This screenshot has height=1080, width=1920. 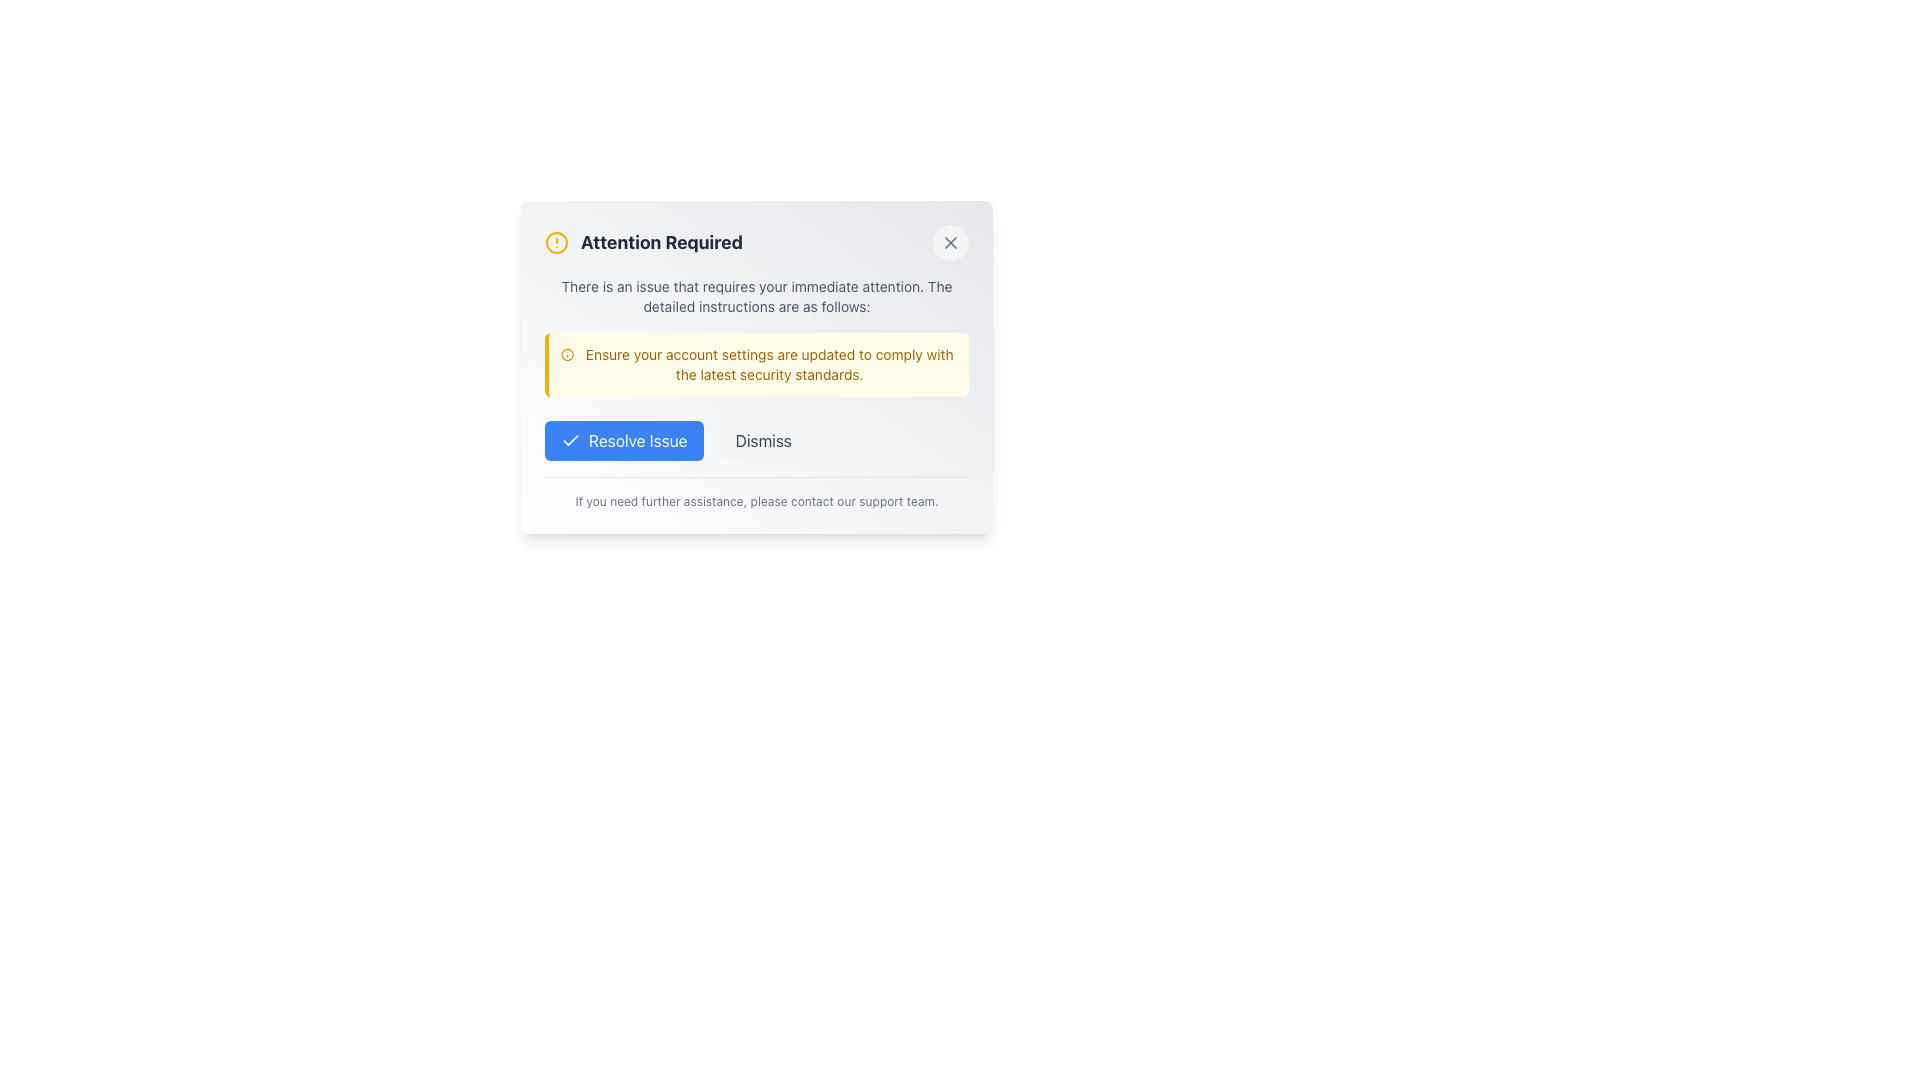 What do you see at coordinates (762, 439) in the screenshot?
I see `the 'Dismiss' button, which is a rectangular button with a light gray background and rounded edges, located to the right of the 'Resolve Issue' button in a button group at the bottom of a modal window` at bounding box center [762, 439].